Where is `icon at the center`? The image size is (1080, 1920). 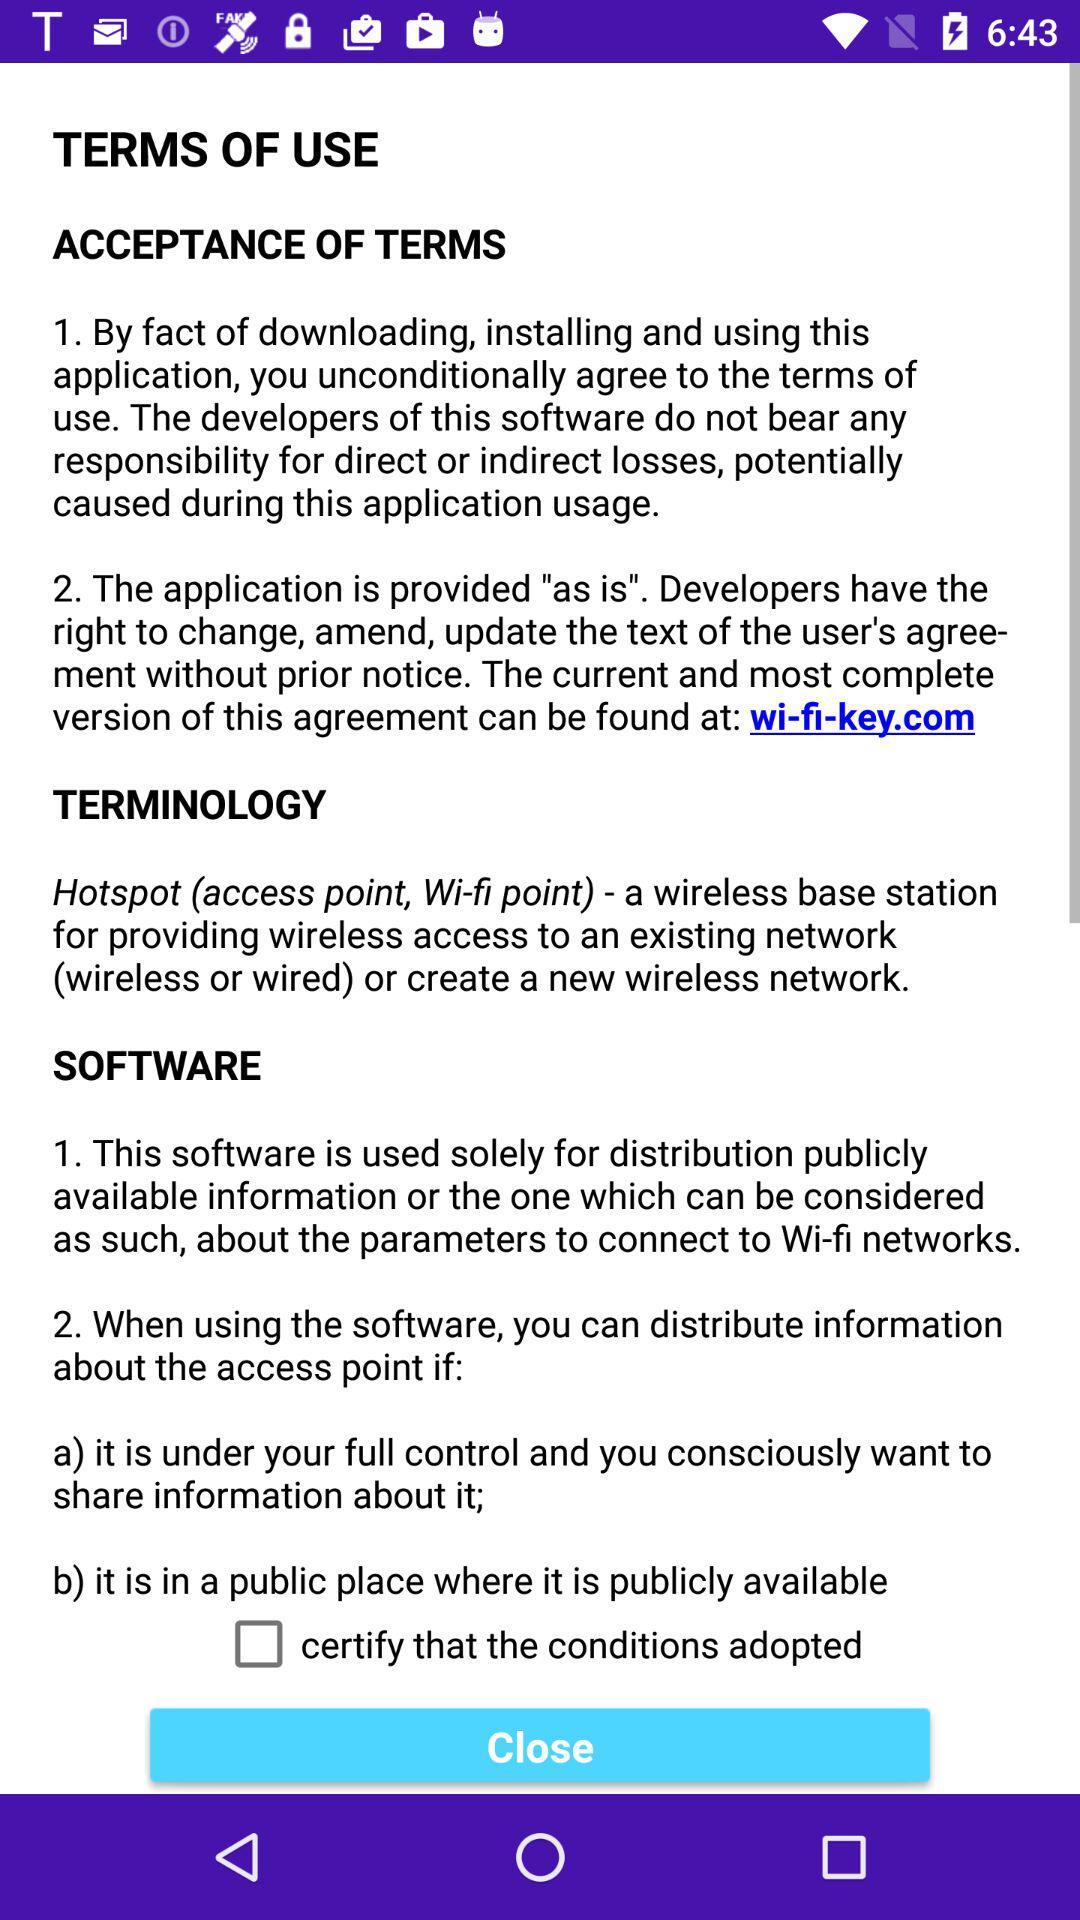 icon at the center is located at coordinates (540, 832).